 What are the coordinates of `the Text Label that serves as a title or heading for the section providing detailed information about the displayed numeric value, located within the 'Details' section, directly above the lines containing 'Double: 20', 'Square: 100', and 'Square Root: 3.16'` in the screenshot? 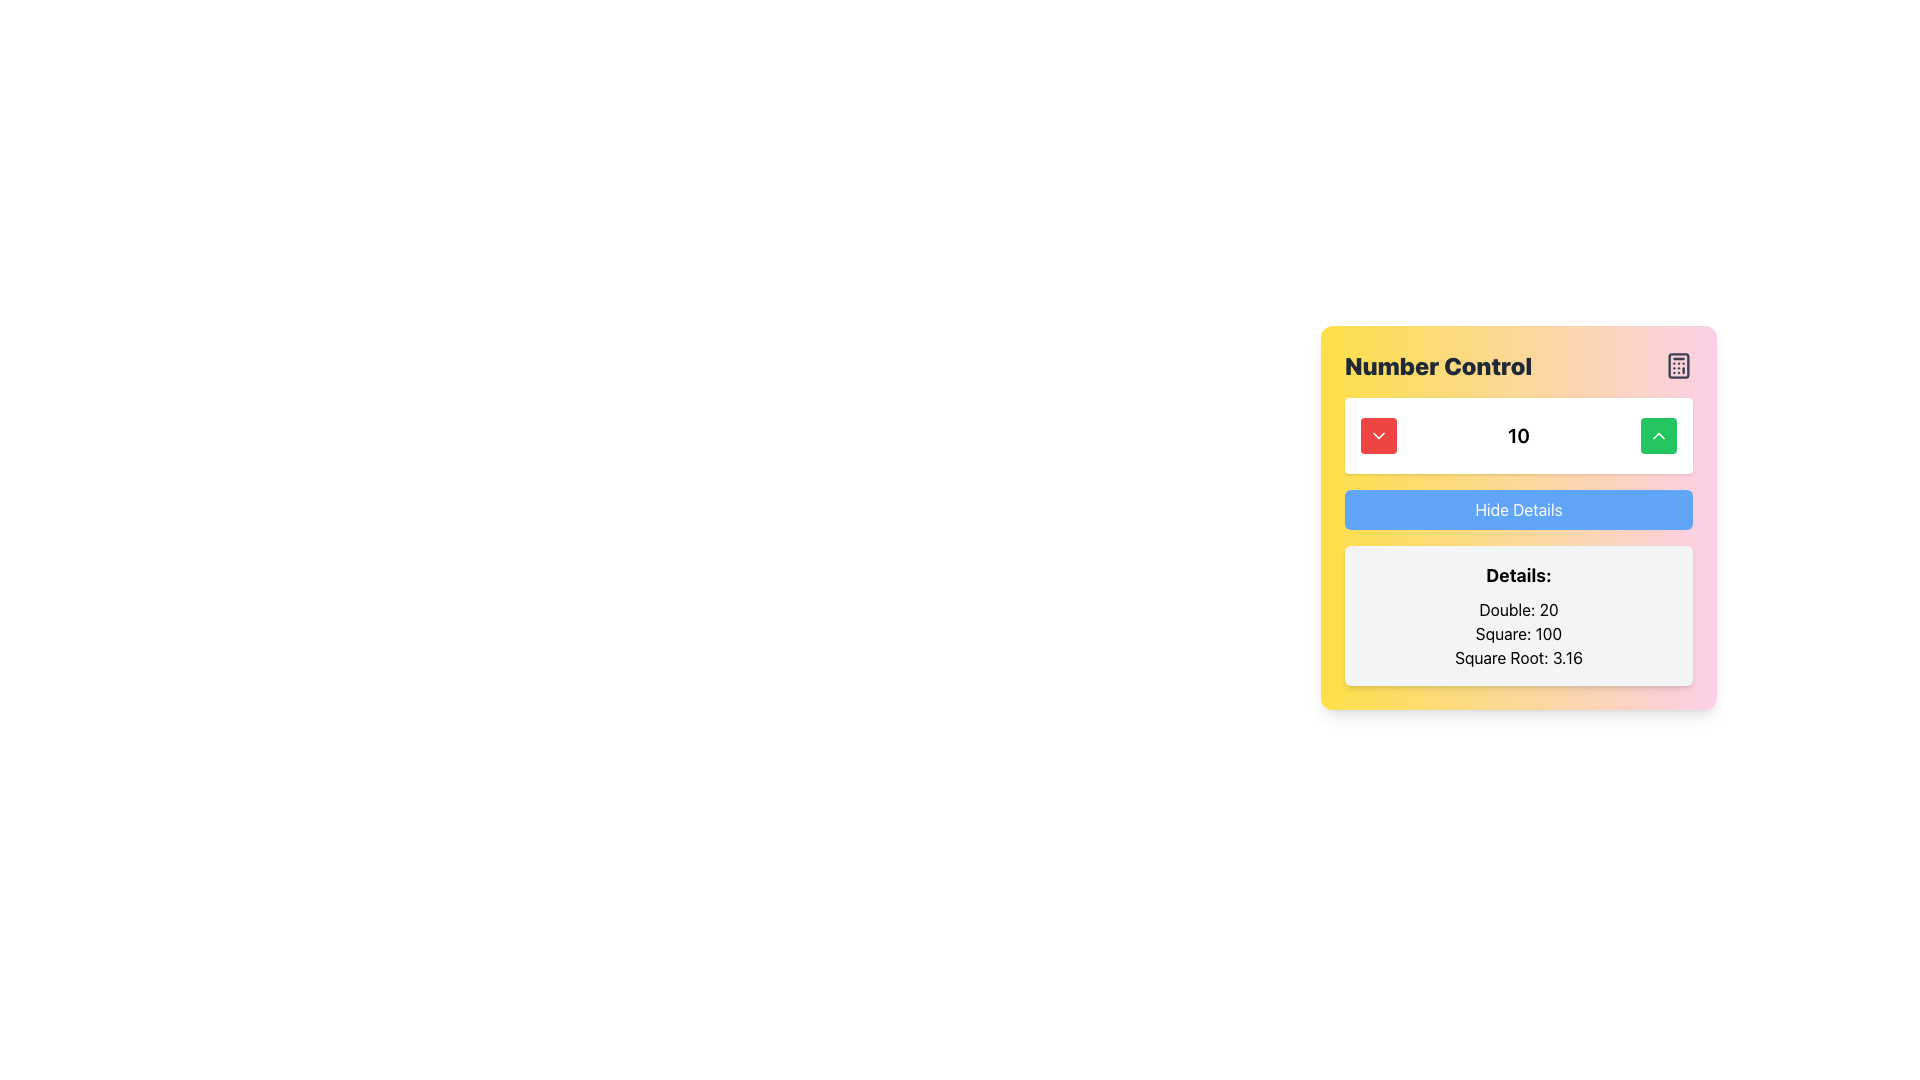 It's located at (1518, 575).